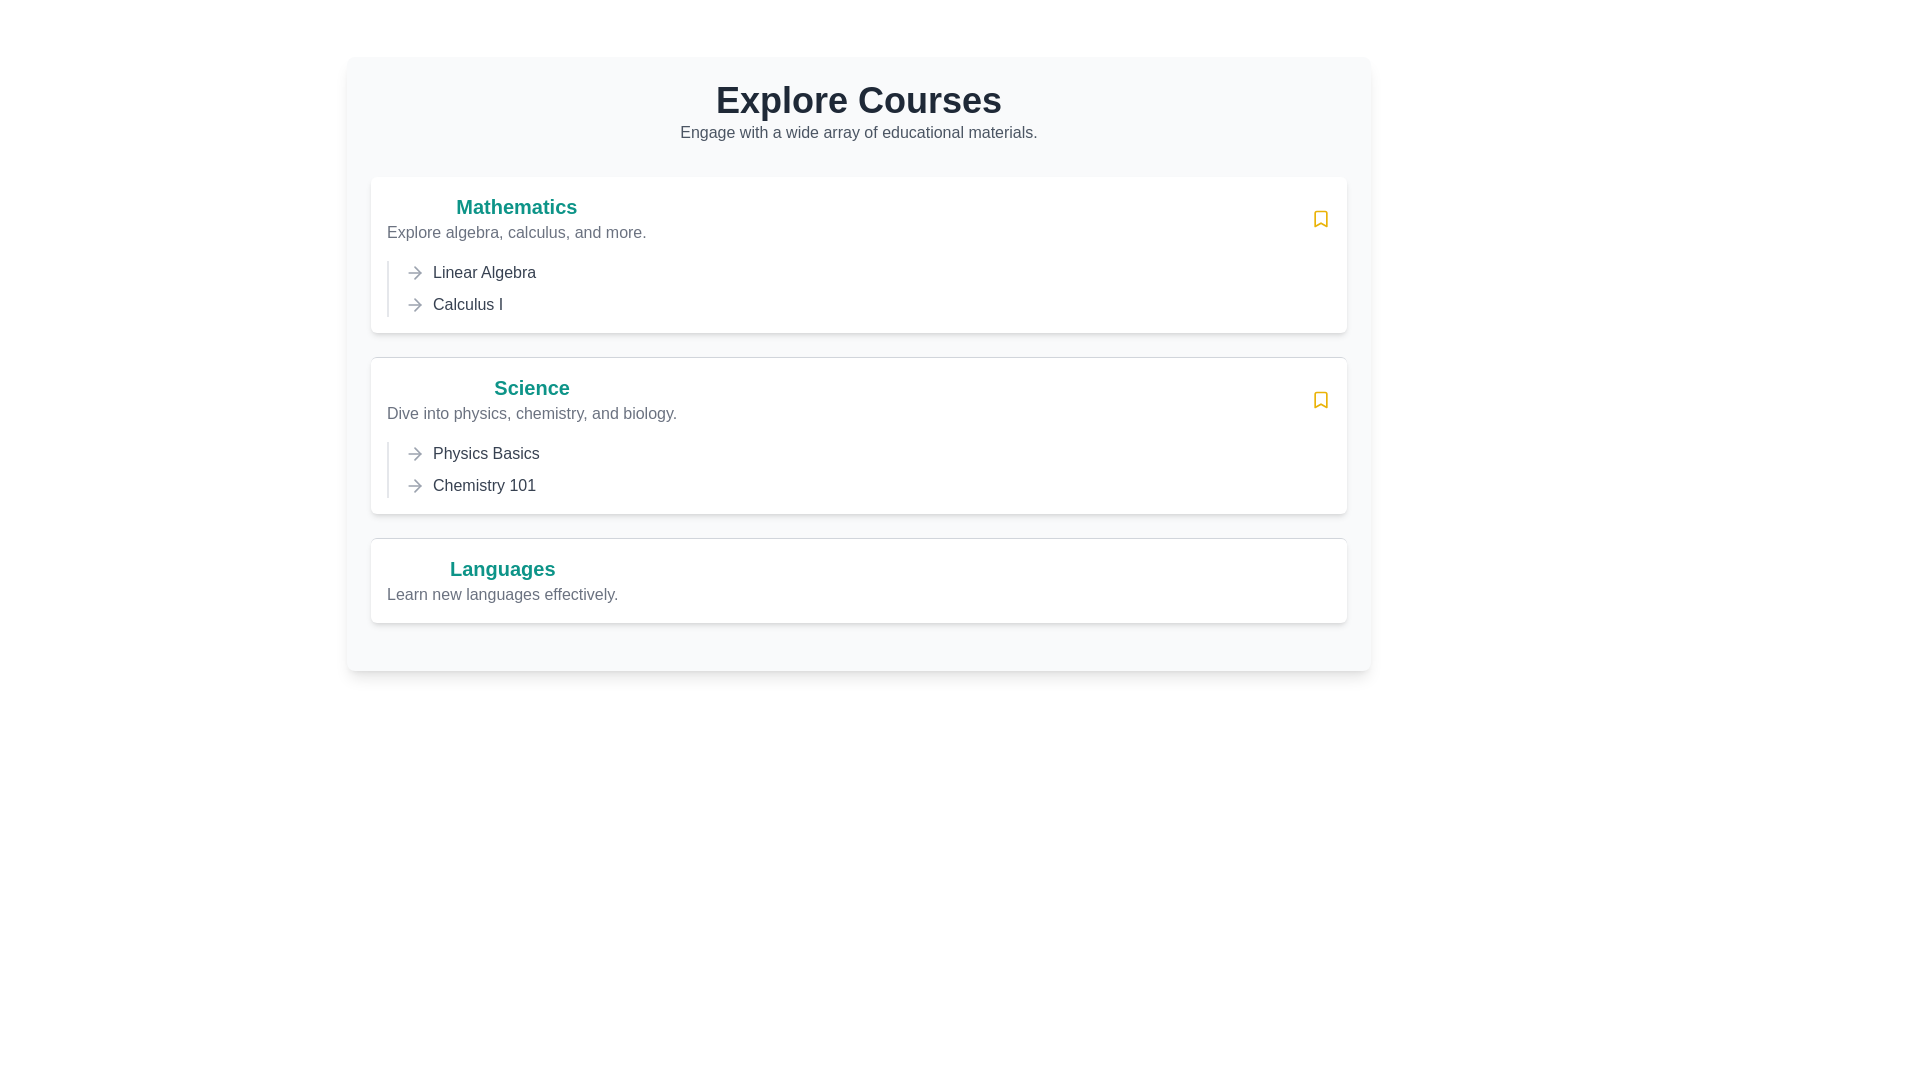  I want to click on the 'Calculus I' hyperlink located in the 'Mathematics' section under 'Linear Algebra' to observe the color change, so click(467, 304).